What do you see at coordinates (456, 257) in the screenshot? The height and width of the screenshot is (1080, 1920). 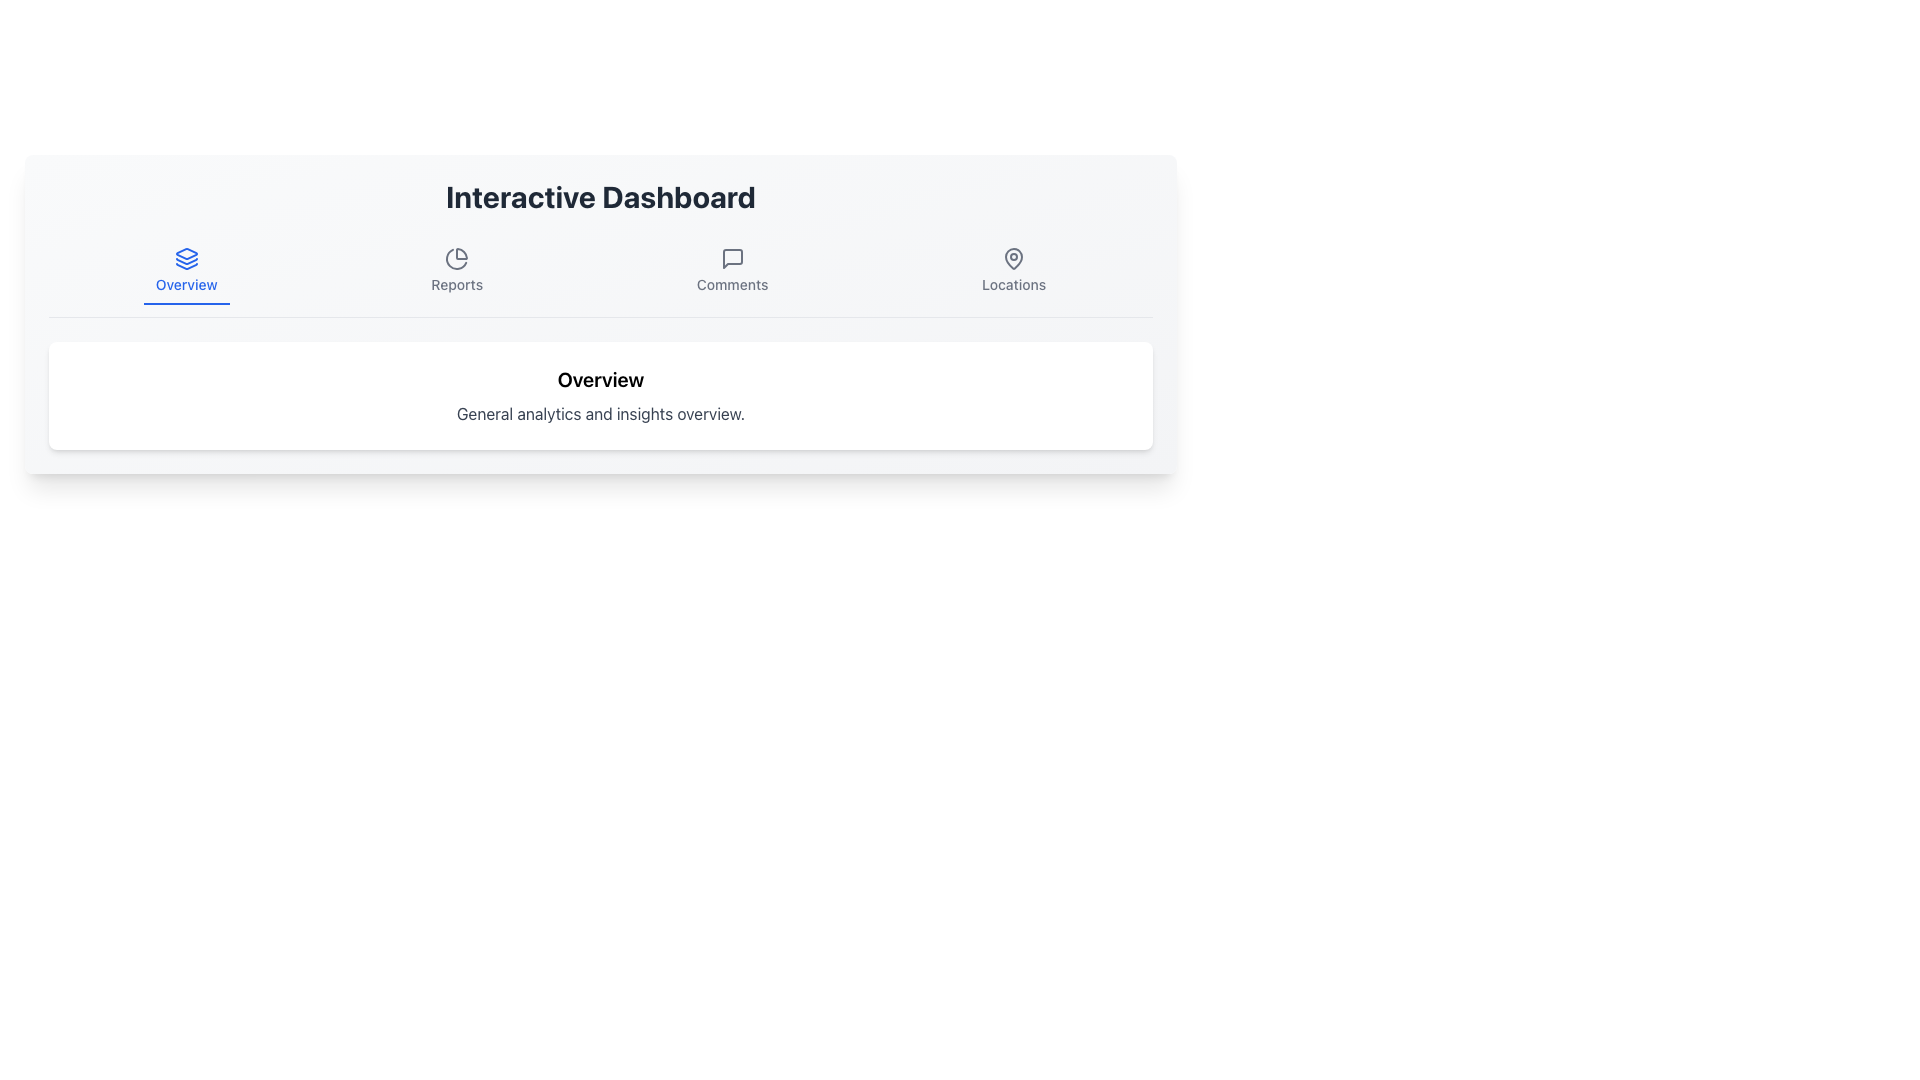 I see `the pie chart icon that is styled with a stroke and located above the 'Reports' label in the navigation bar` at bounding box center [456, 257].